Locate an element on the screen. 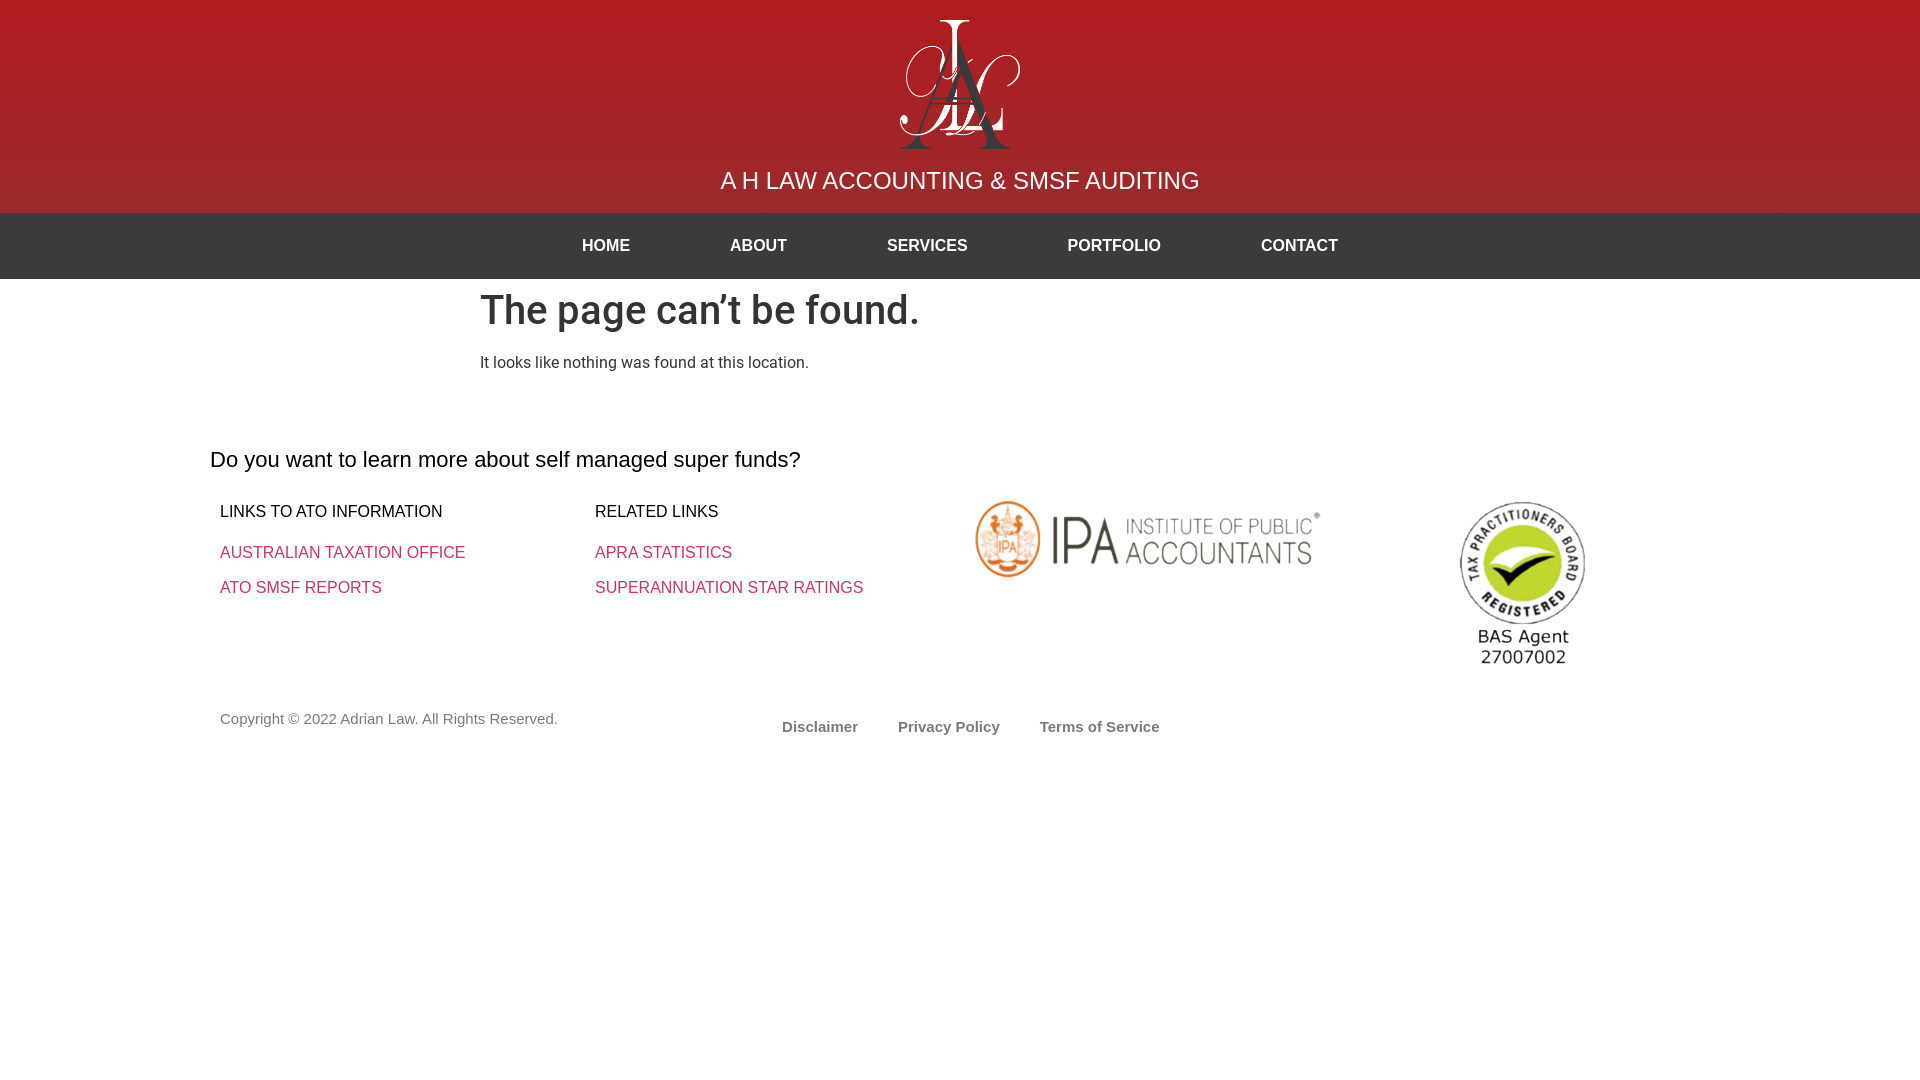  'APRA STATISTICS' is located at coordinates (663, 552).